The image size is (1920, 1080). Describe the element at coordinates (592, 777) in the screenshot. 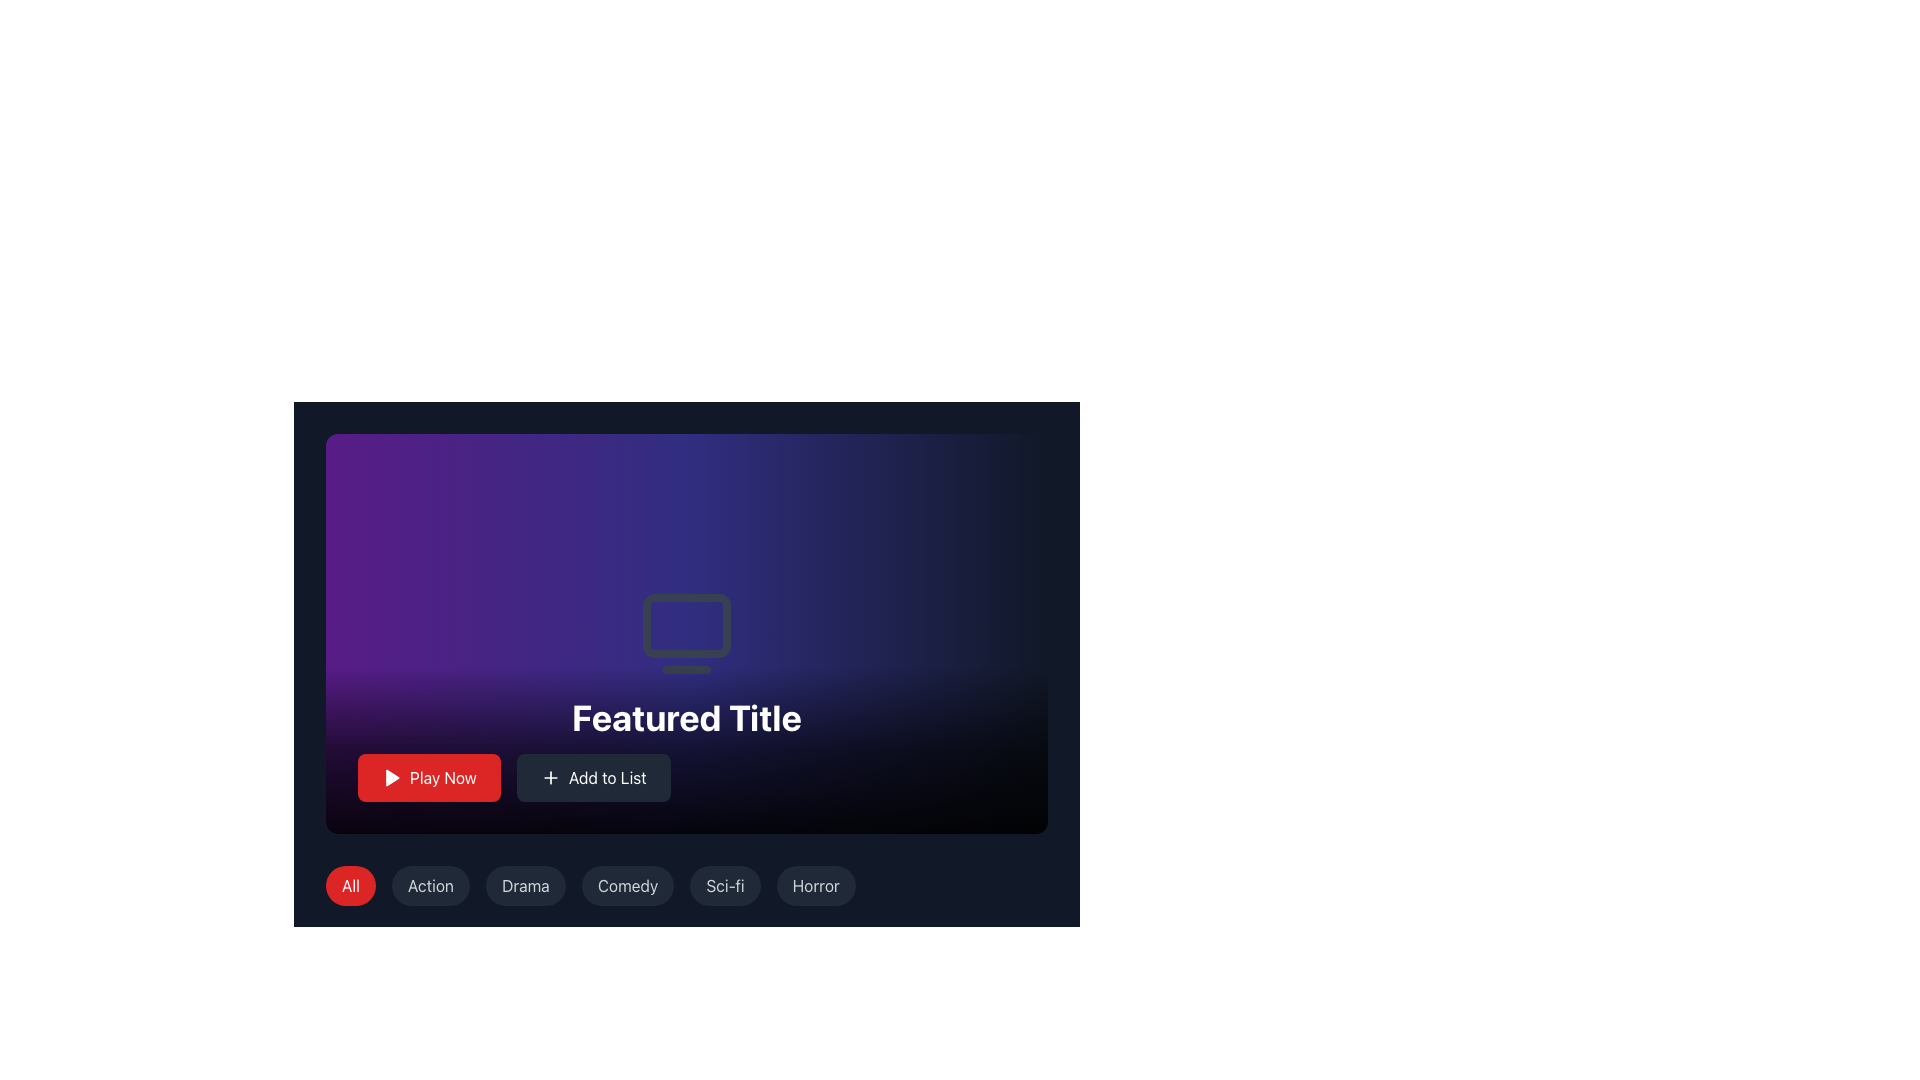

I see `the add-to-list button located to the right of the 'Play Now' button, centered vertically below the 'Featured Title' heading and above genre tags` at that location.